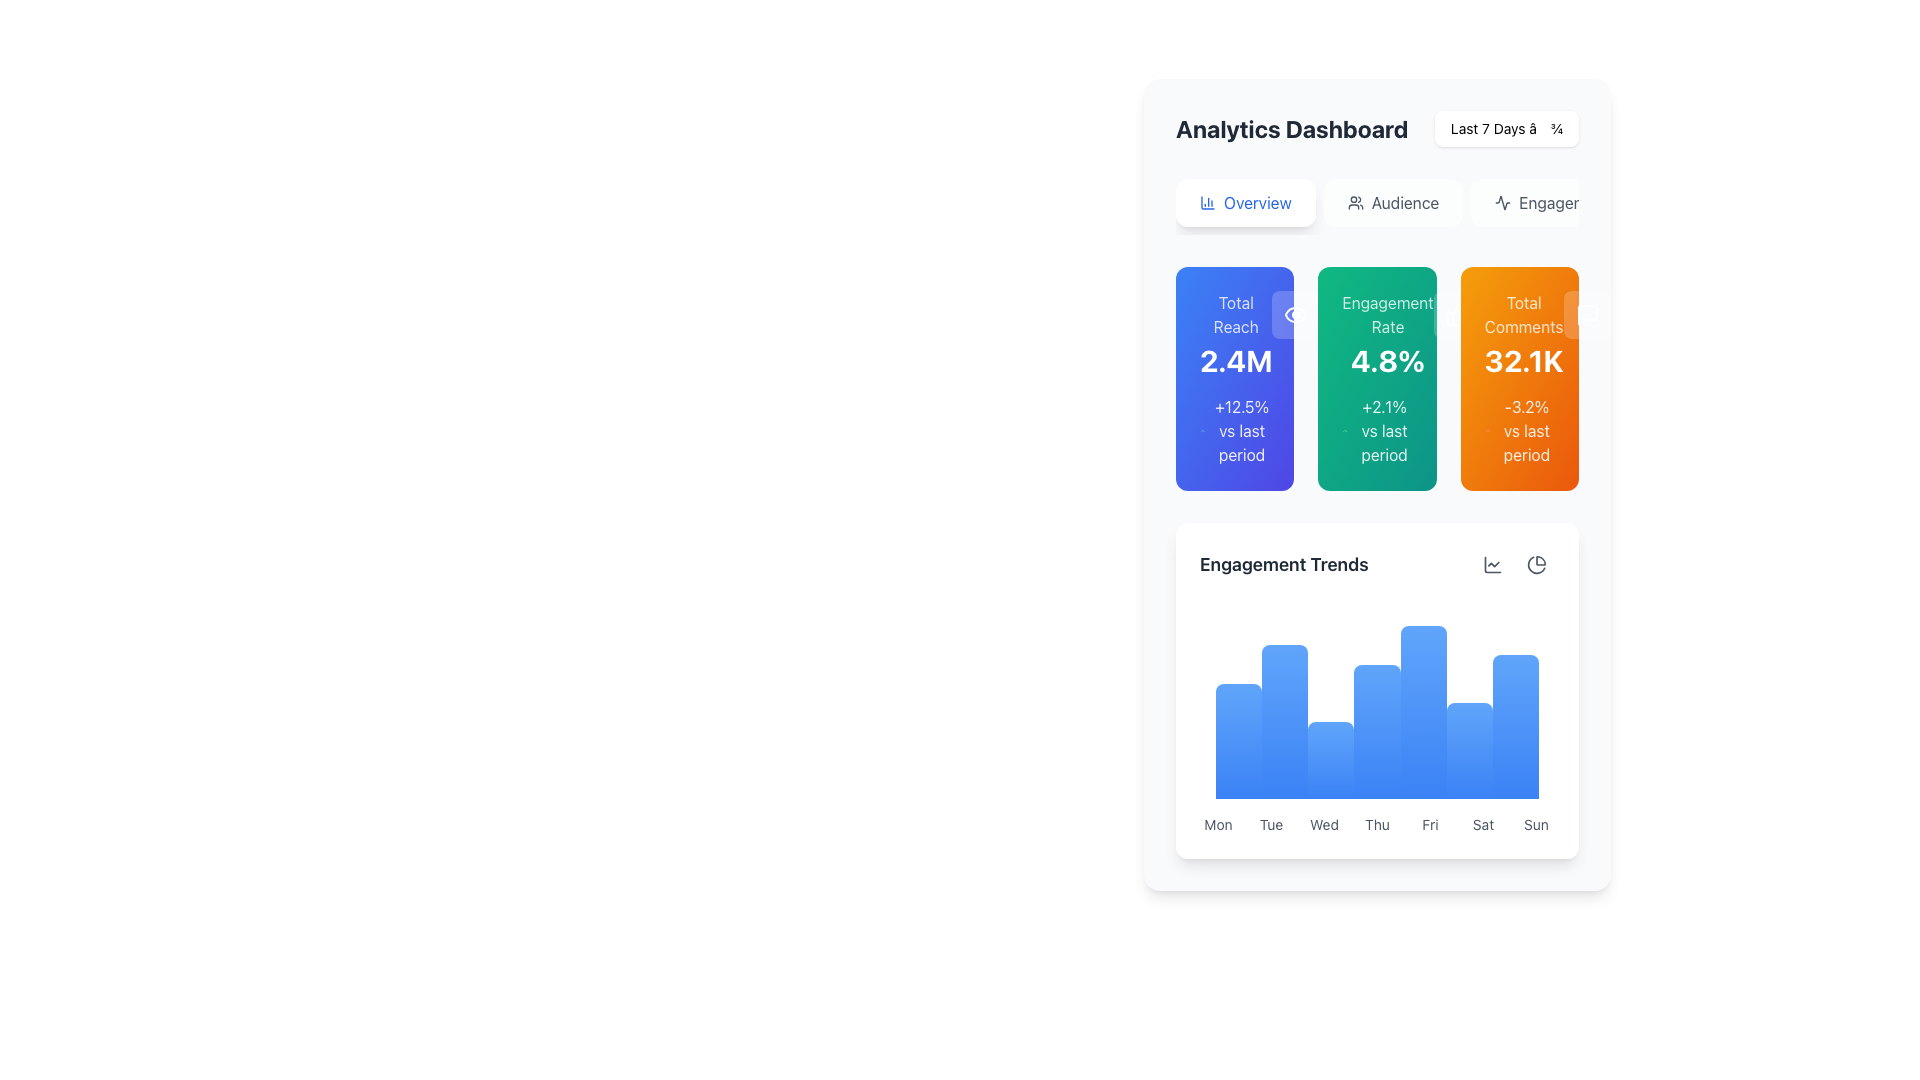  What do you see at coordinates (1469, 751) in the screenshot?
I see `the sixth vertical bar in the 'Engagement Trends' chart` at bounding box center [1469, 751].